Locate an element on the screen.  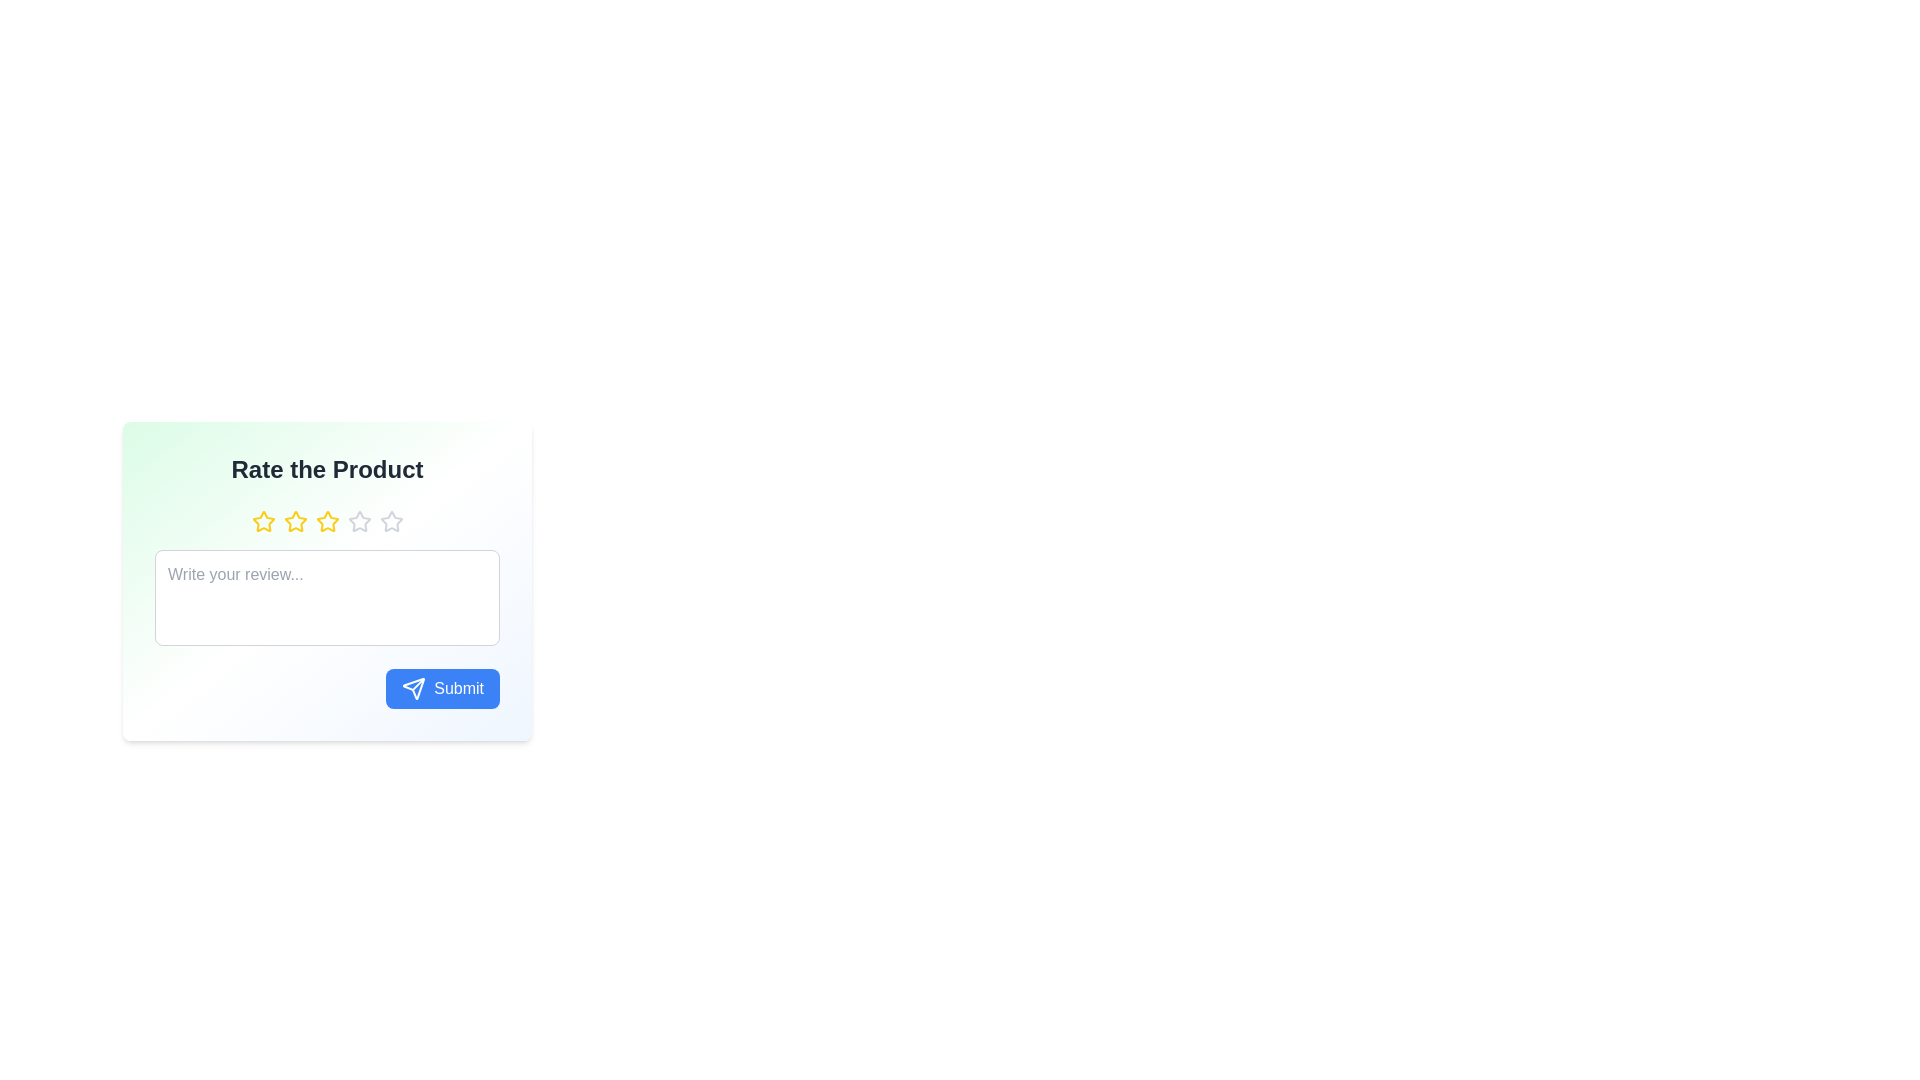
the star corresponding to the desired rating, where the rating is specified as 2 is located at coordinates (294, 520).